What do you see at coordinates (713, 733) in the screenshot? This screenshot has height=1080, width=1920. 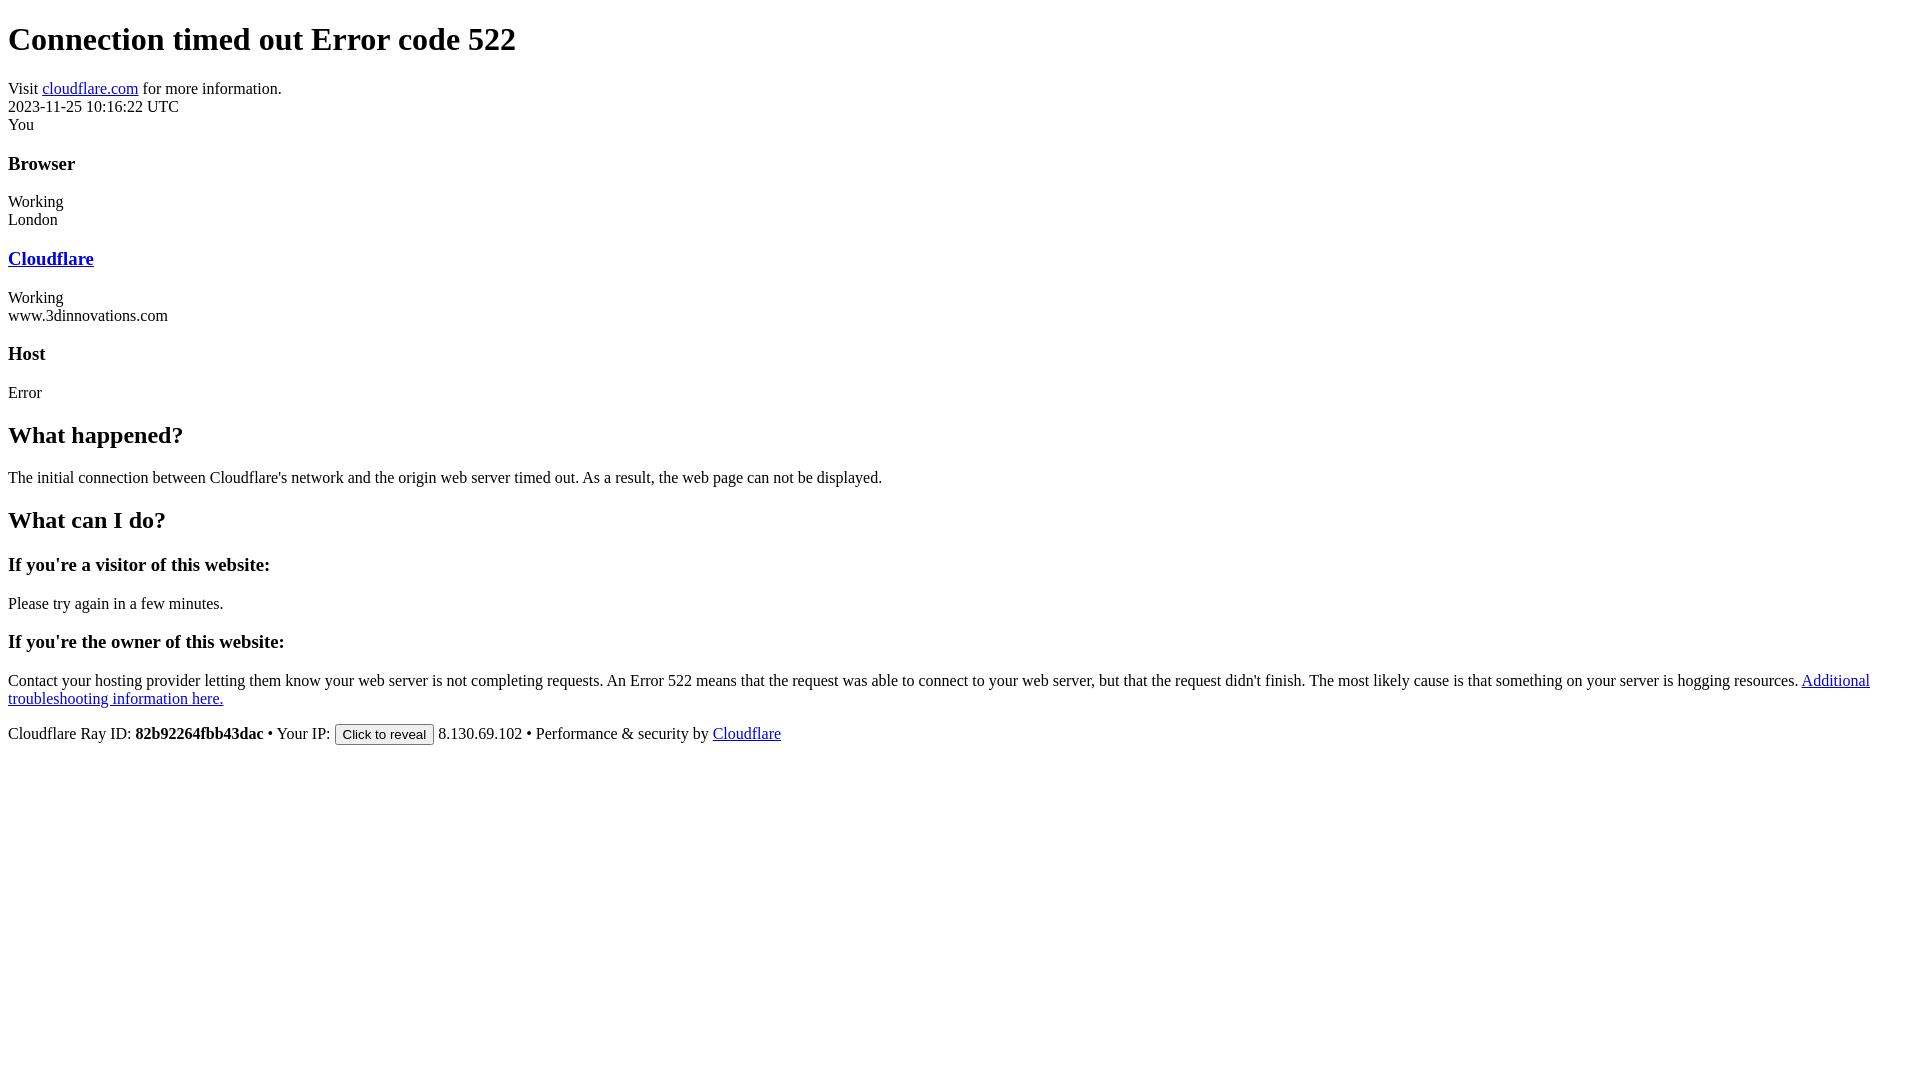 I see `'Cloudflare'` at bounding box center [713, 733].